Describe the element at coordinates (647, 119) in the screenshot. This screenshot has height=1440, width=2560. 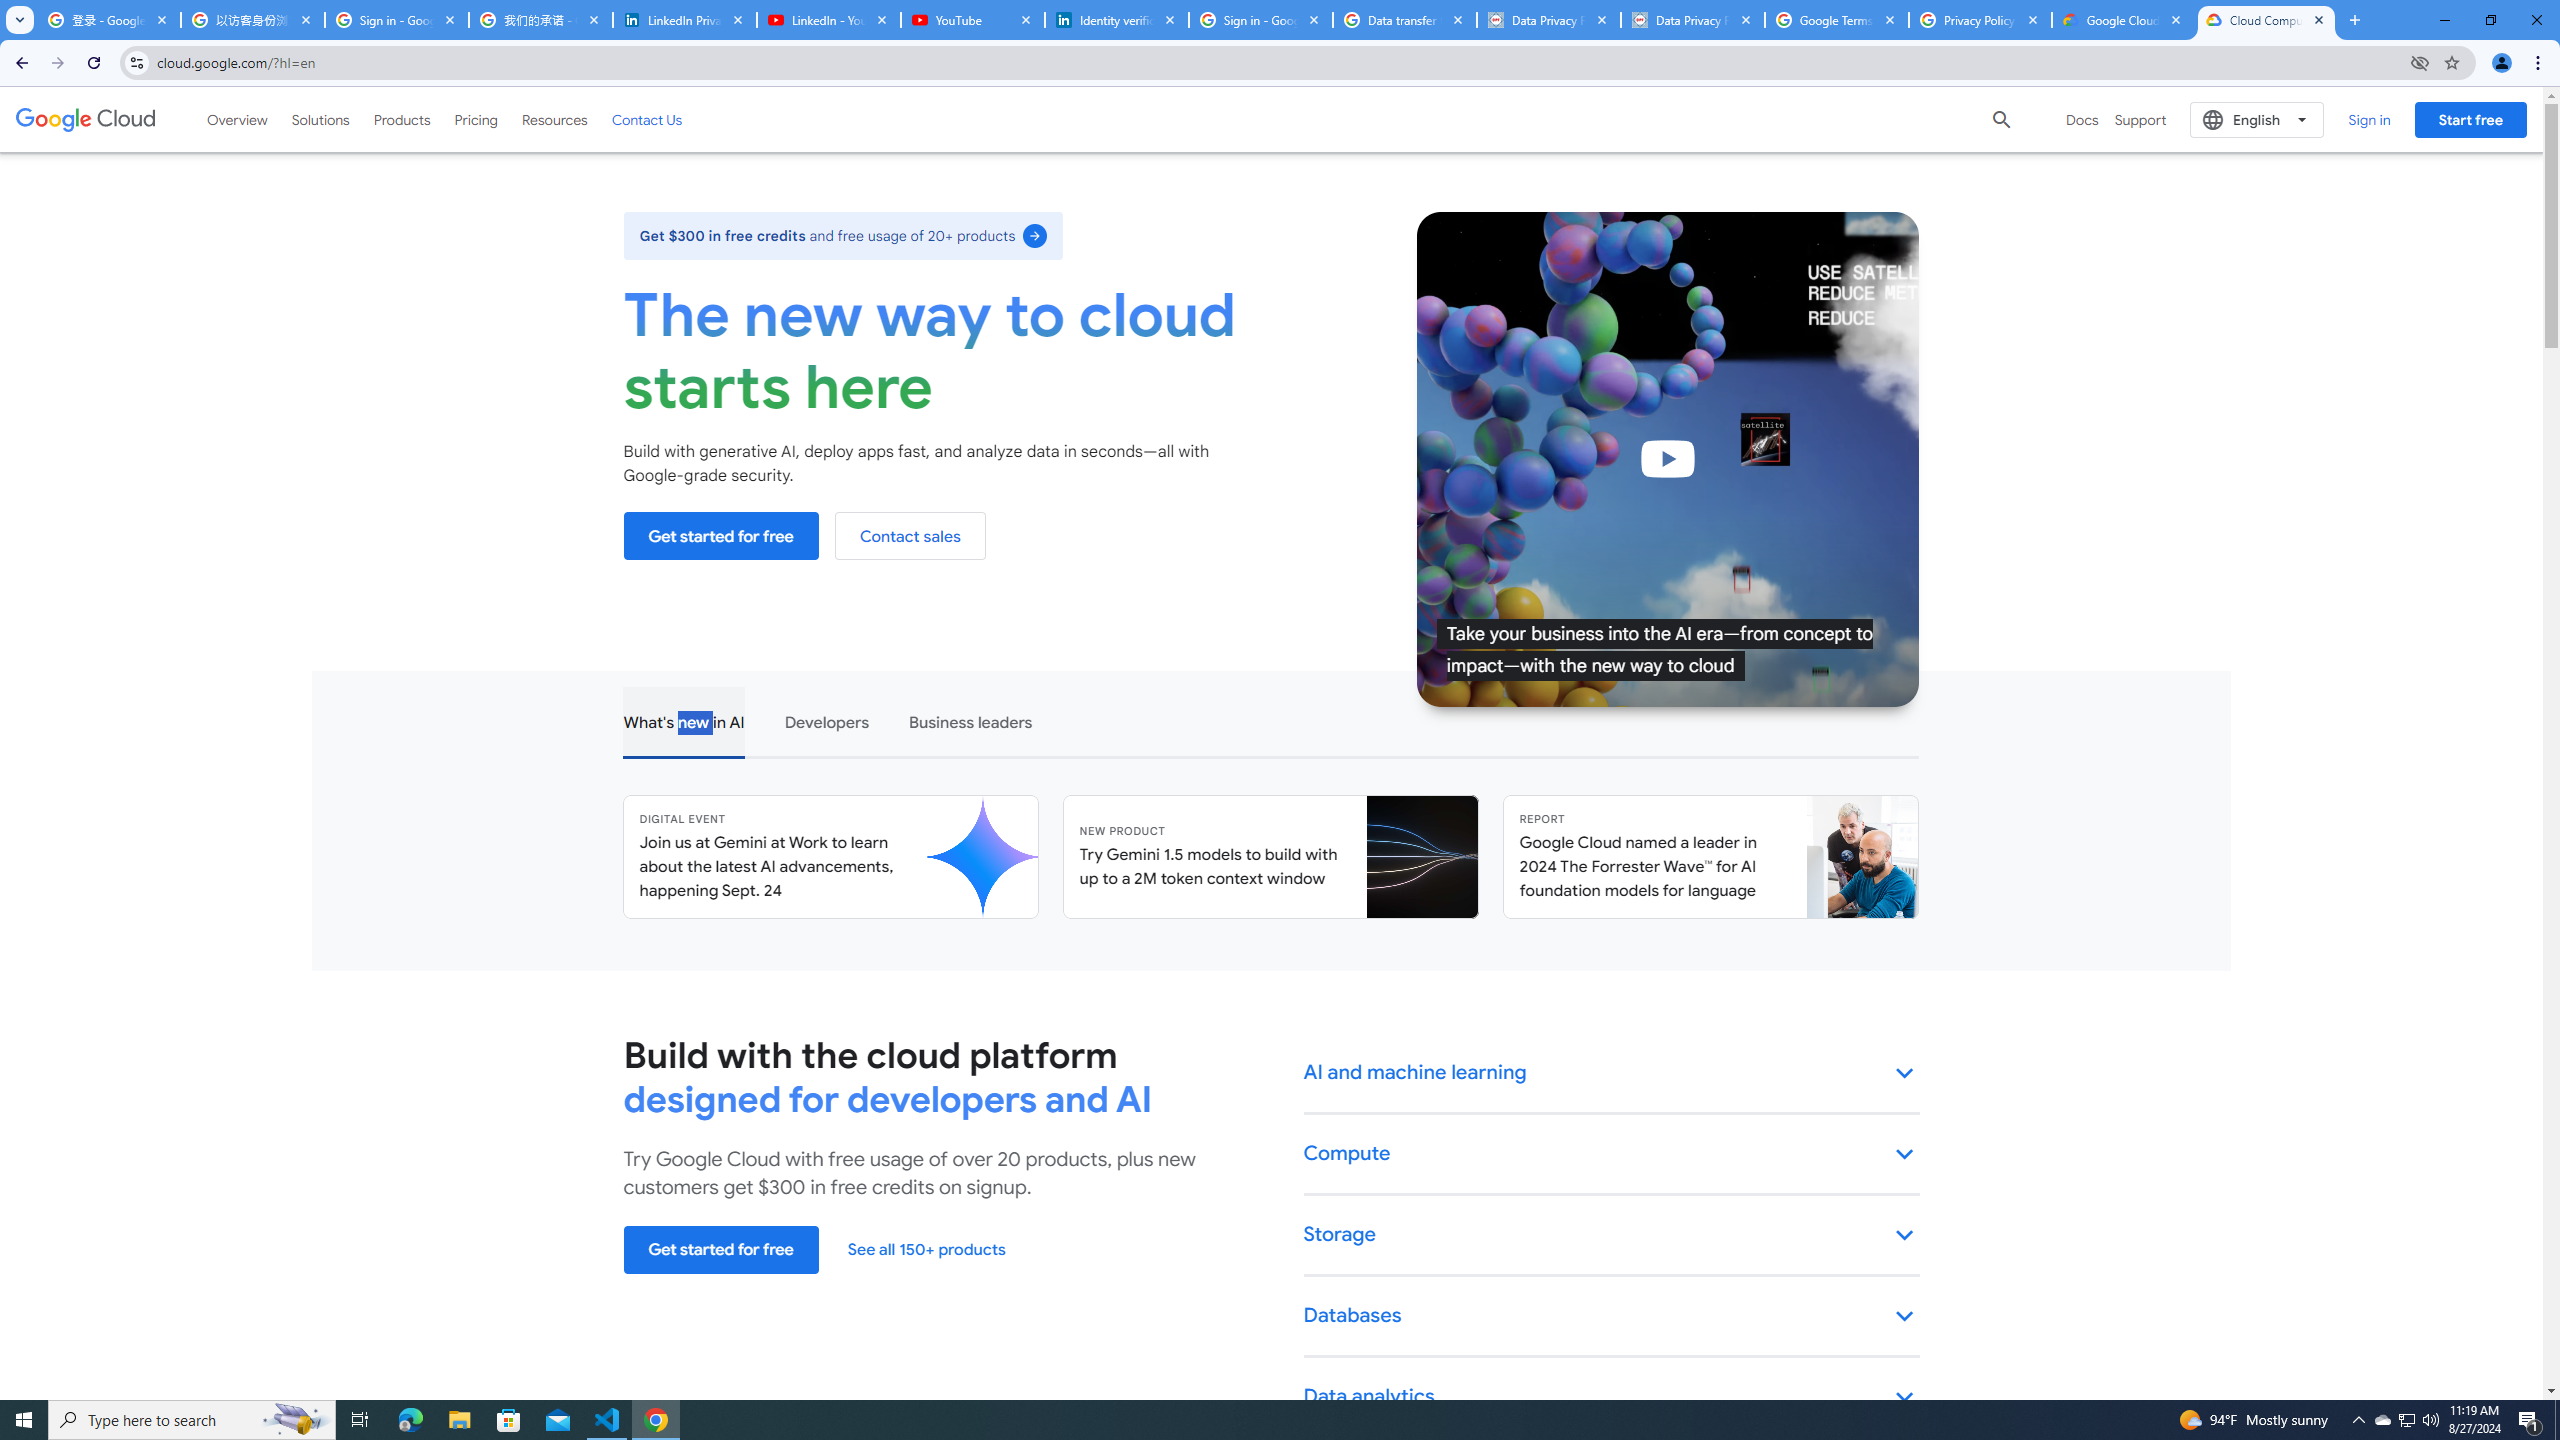
I see `'Contact Us'` at that location.